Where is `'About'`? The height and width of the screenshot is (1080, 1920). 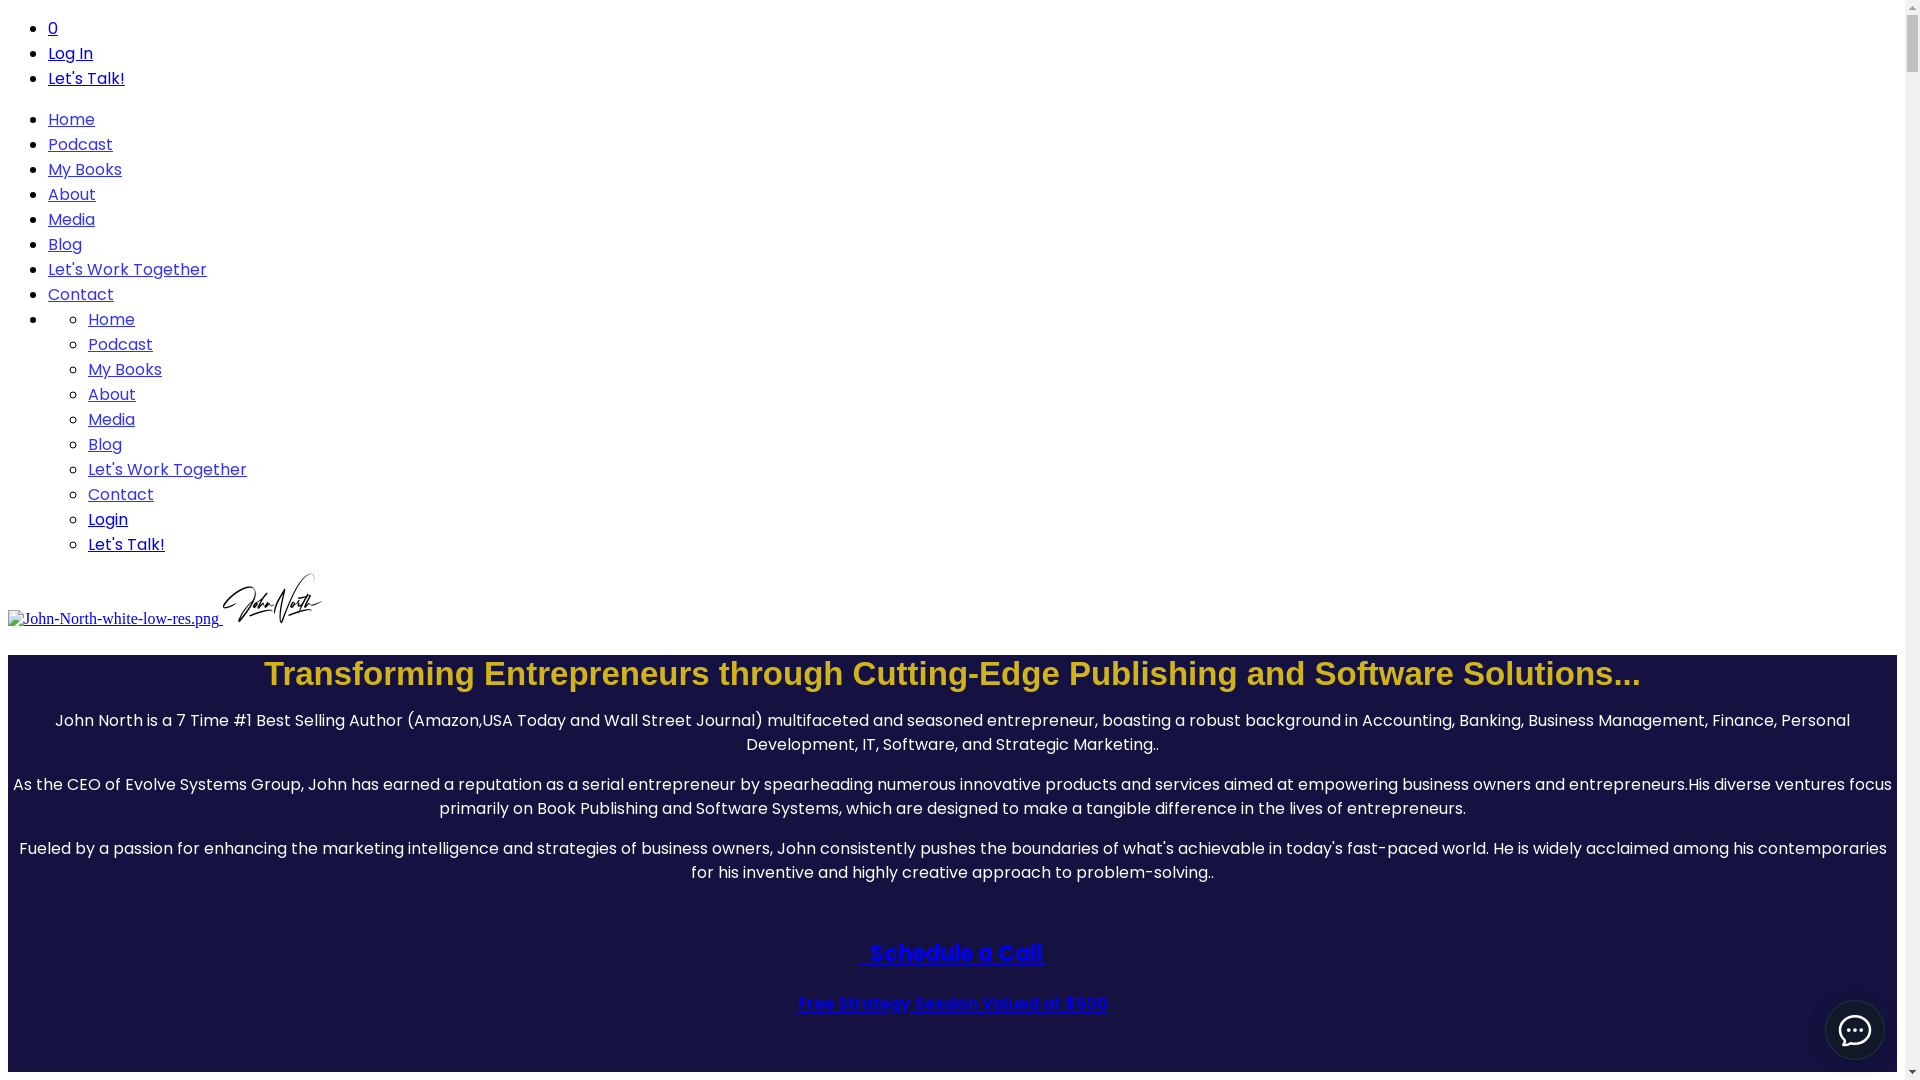
'About' is located at coordinates (72, 194).